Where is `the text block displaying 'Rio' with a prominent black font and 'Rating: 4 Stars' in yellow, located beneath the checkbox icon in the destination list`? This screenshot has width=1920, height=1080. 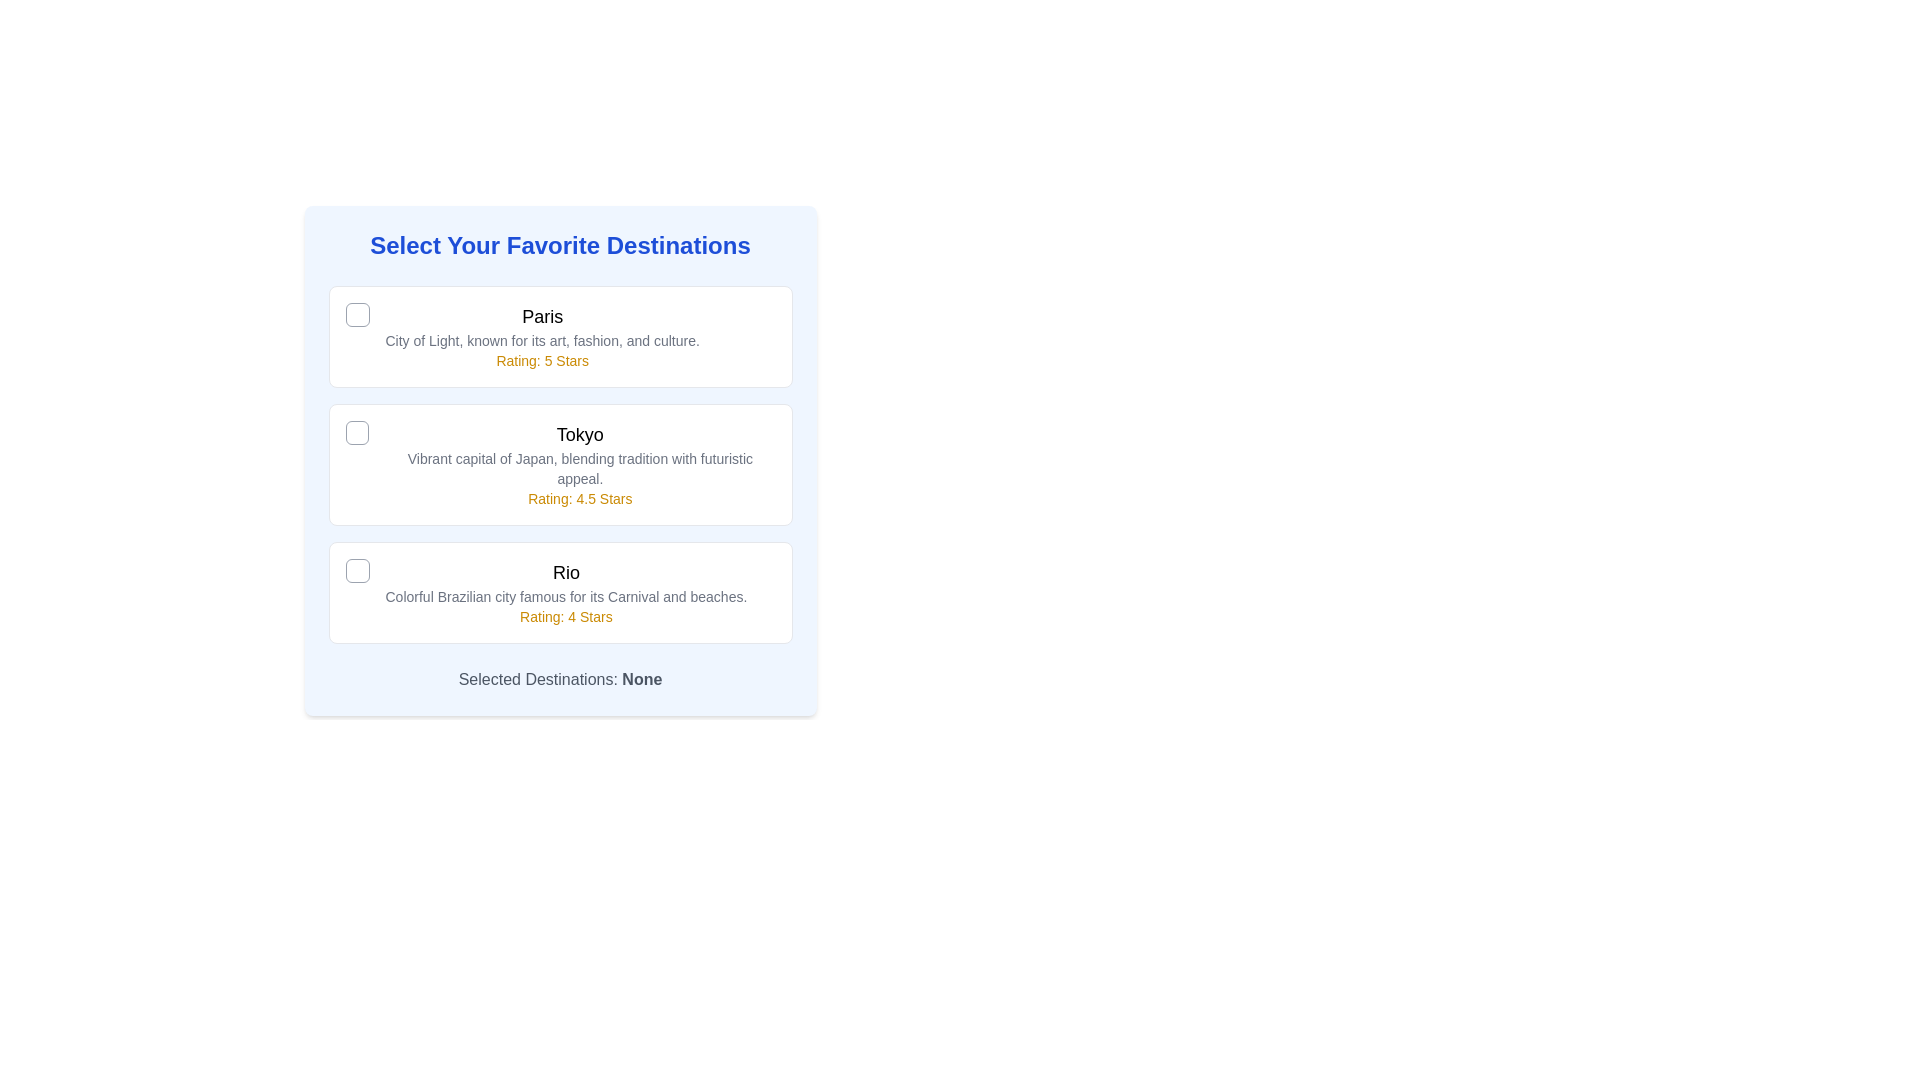
the text block displaying 'Rio' with a prominent black font and 'Rating: 4 Stars' in yellow, located beneath the checkbox icon in the destination list is located at coordinates (565, 592).